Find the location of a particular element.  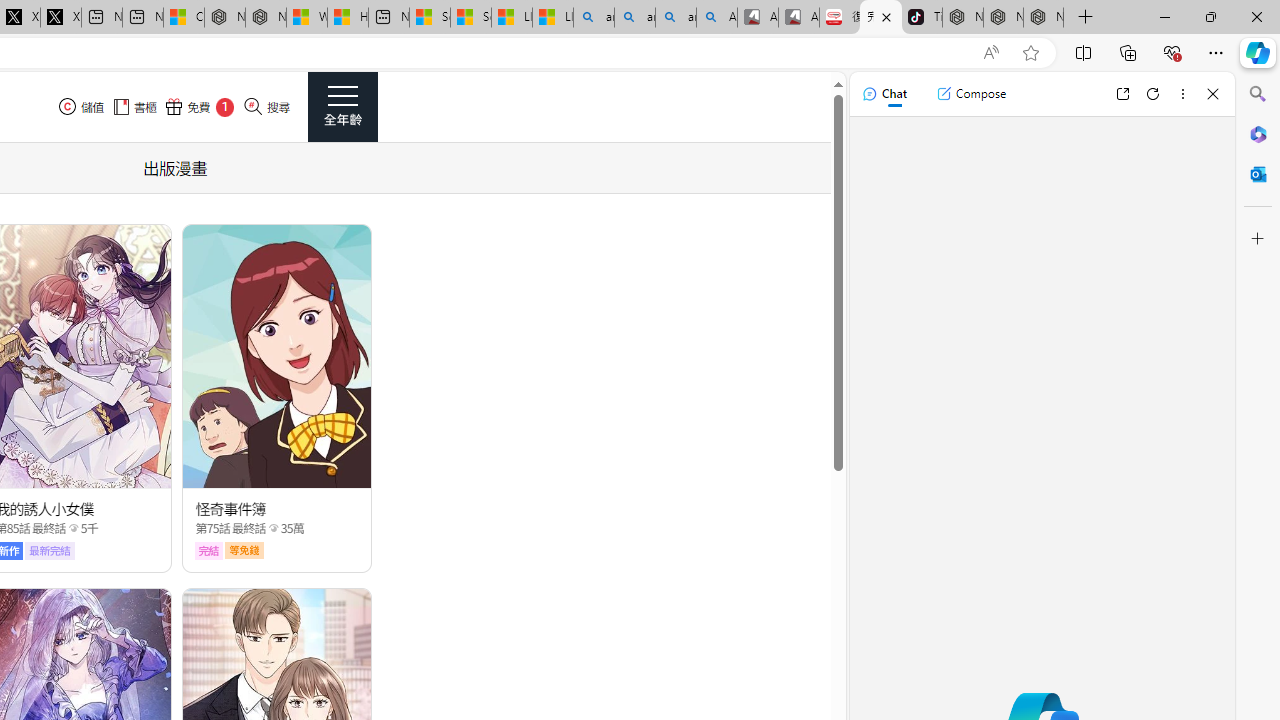

'Class: epicon_starpoint' is located at coordinates (272, 526).